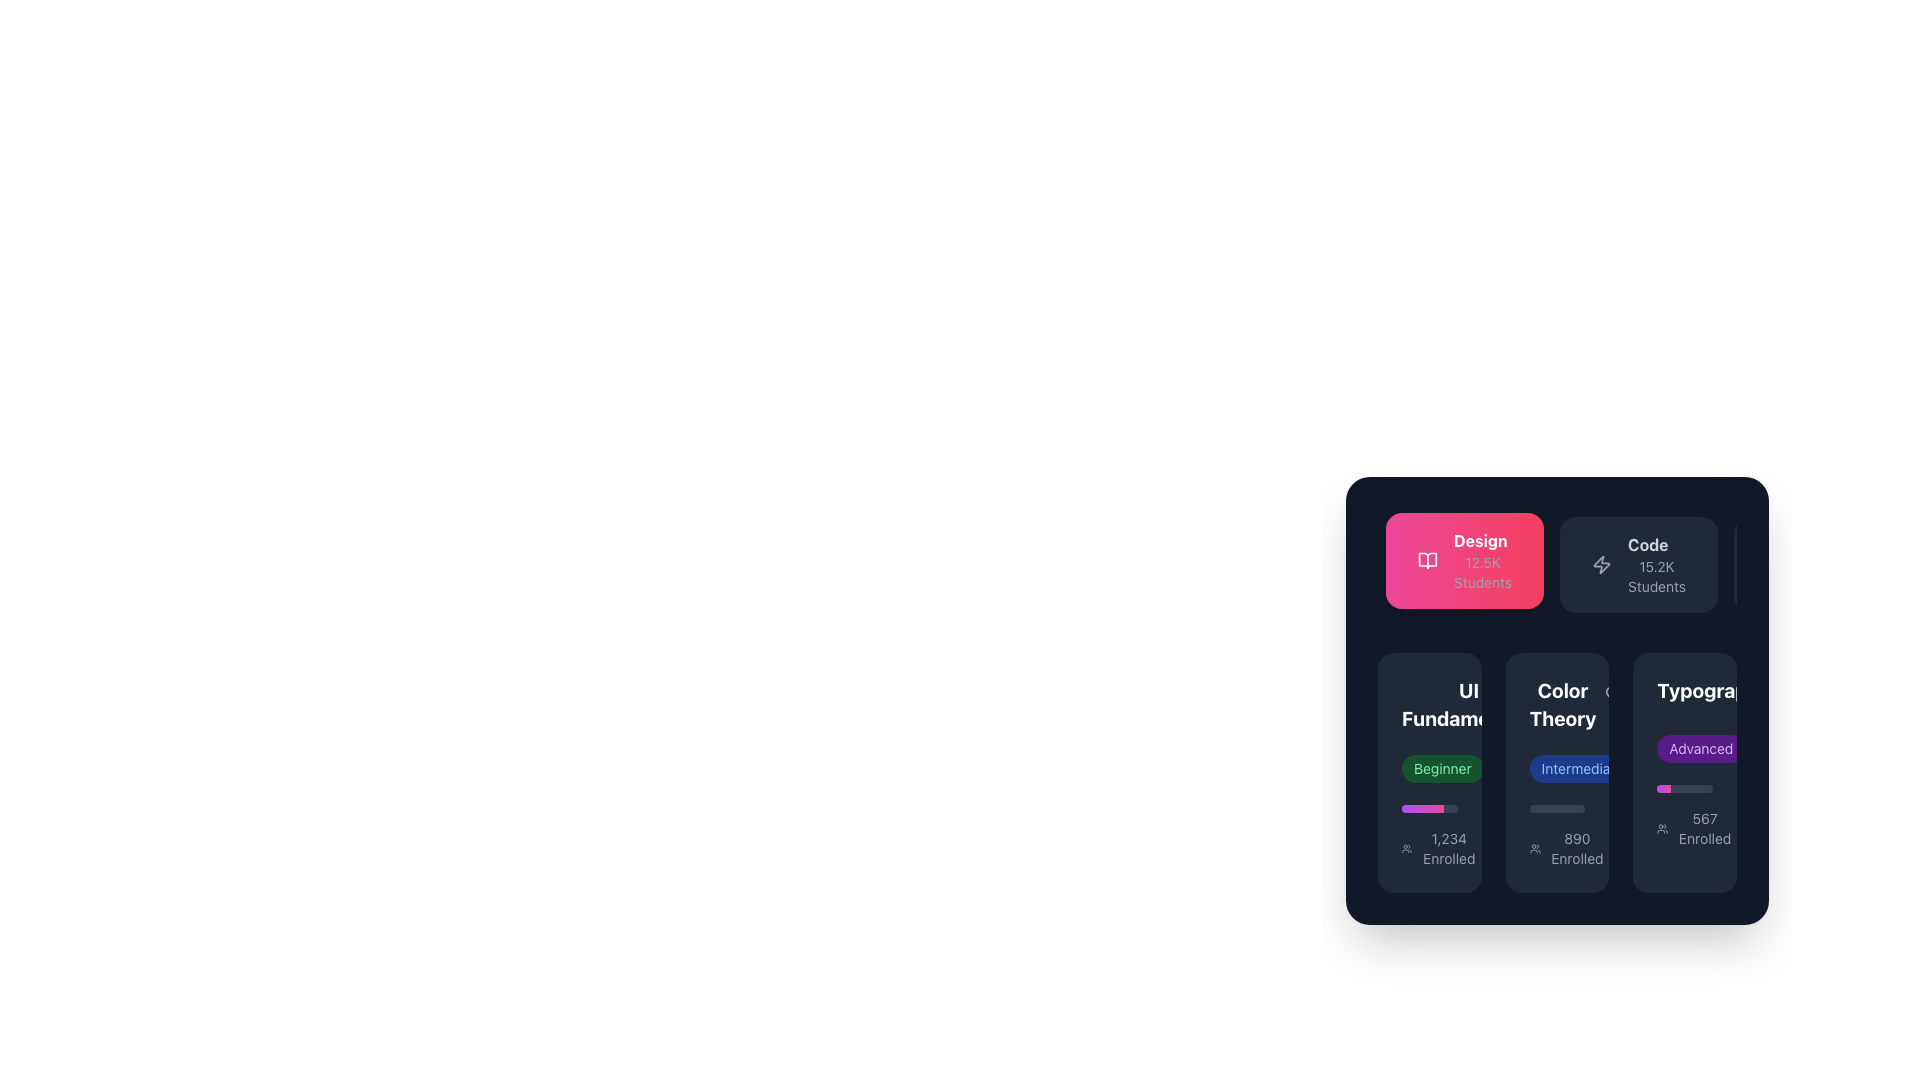  What do you see at coordinates (1684, 748) in the screenshot?
I see `the difficulty level badge associated with the 'Typography' item, located in the rightmost column of the grid layout` at bounding box center [1684, 748].